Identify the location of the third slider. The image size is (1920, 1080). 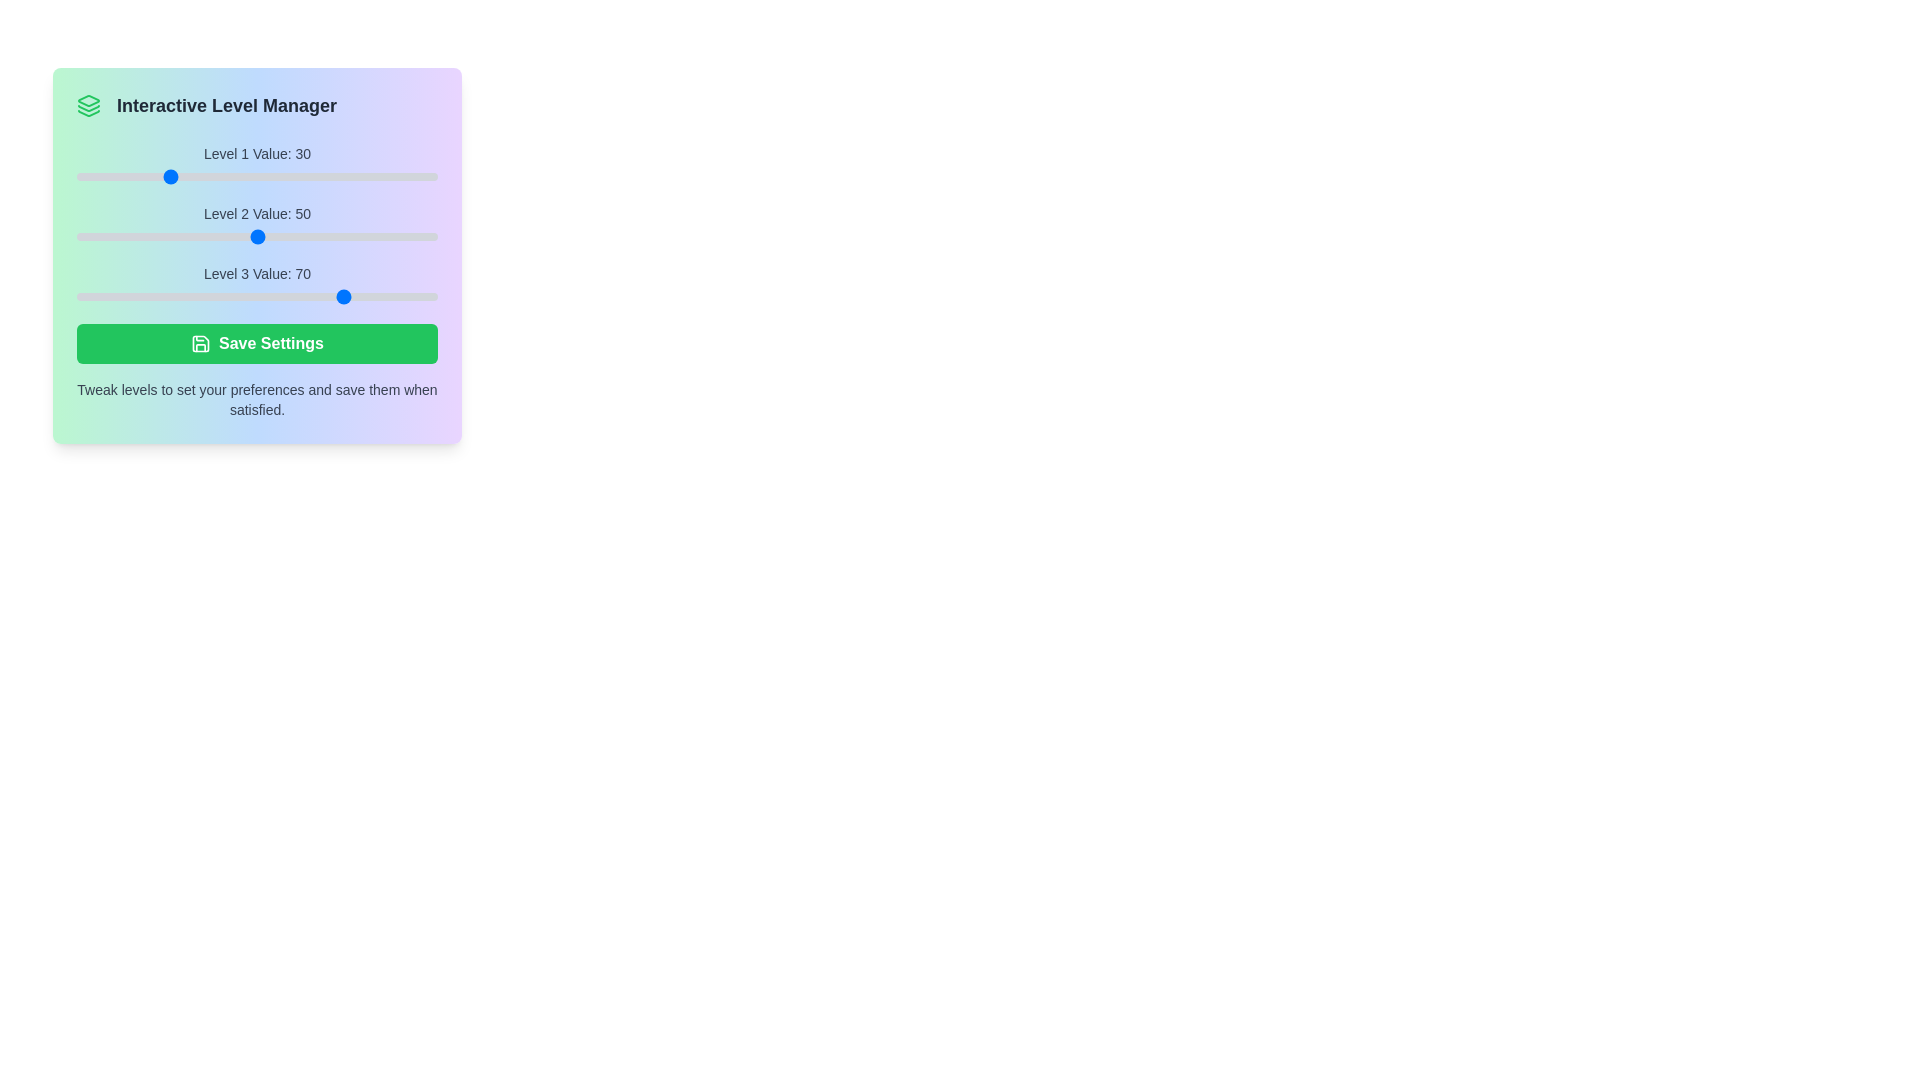
(256, 297).